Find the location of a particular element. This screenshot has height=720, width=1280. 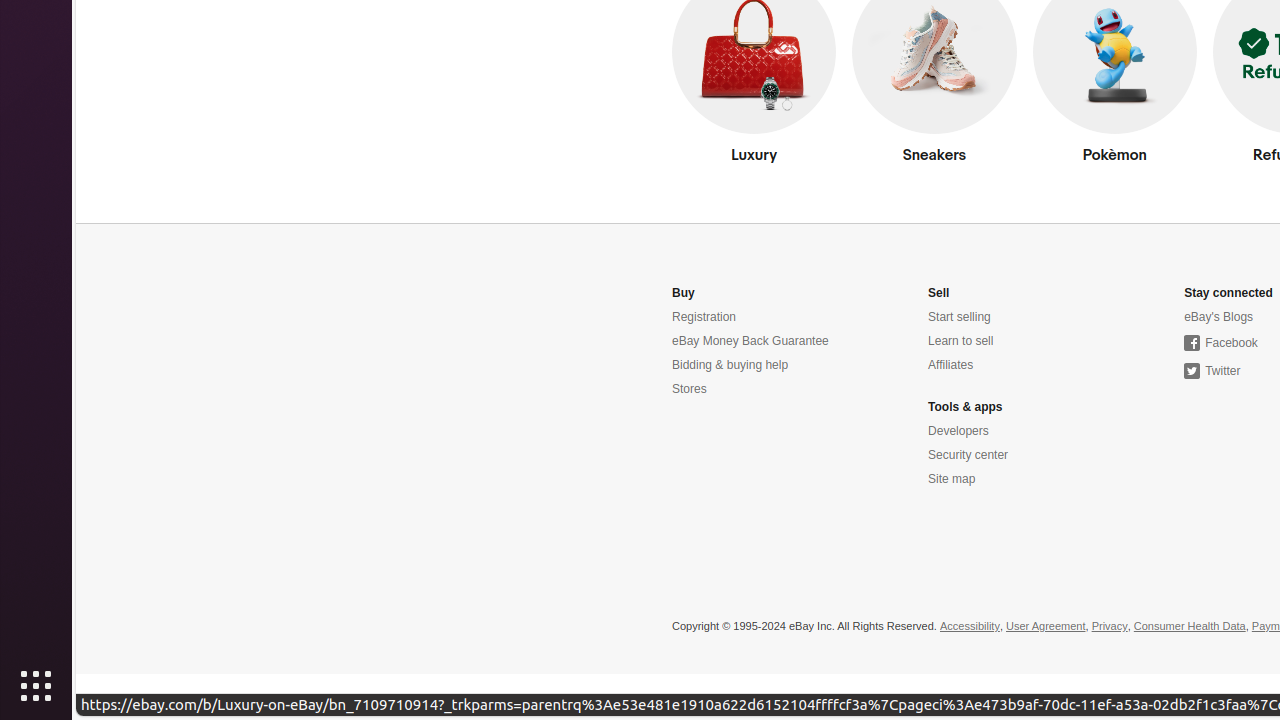

'Registration' is located at coordinates (704, 316).